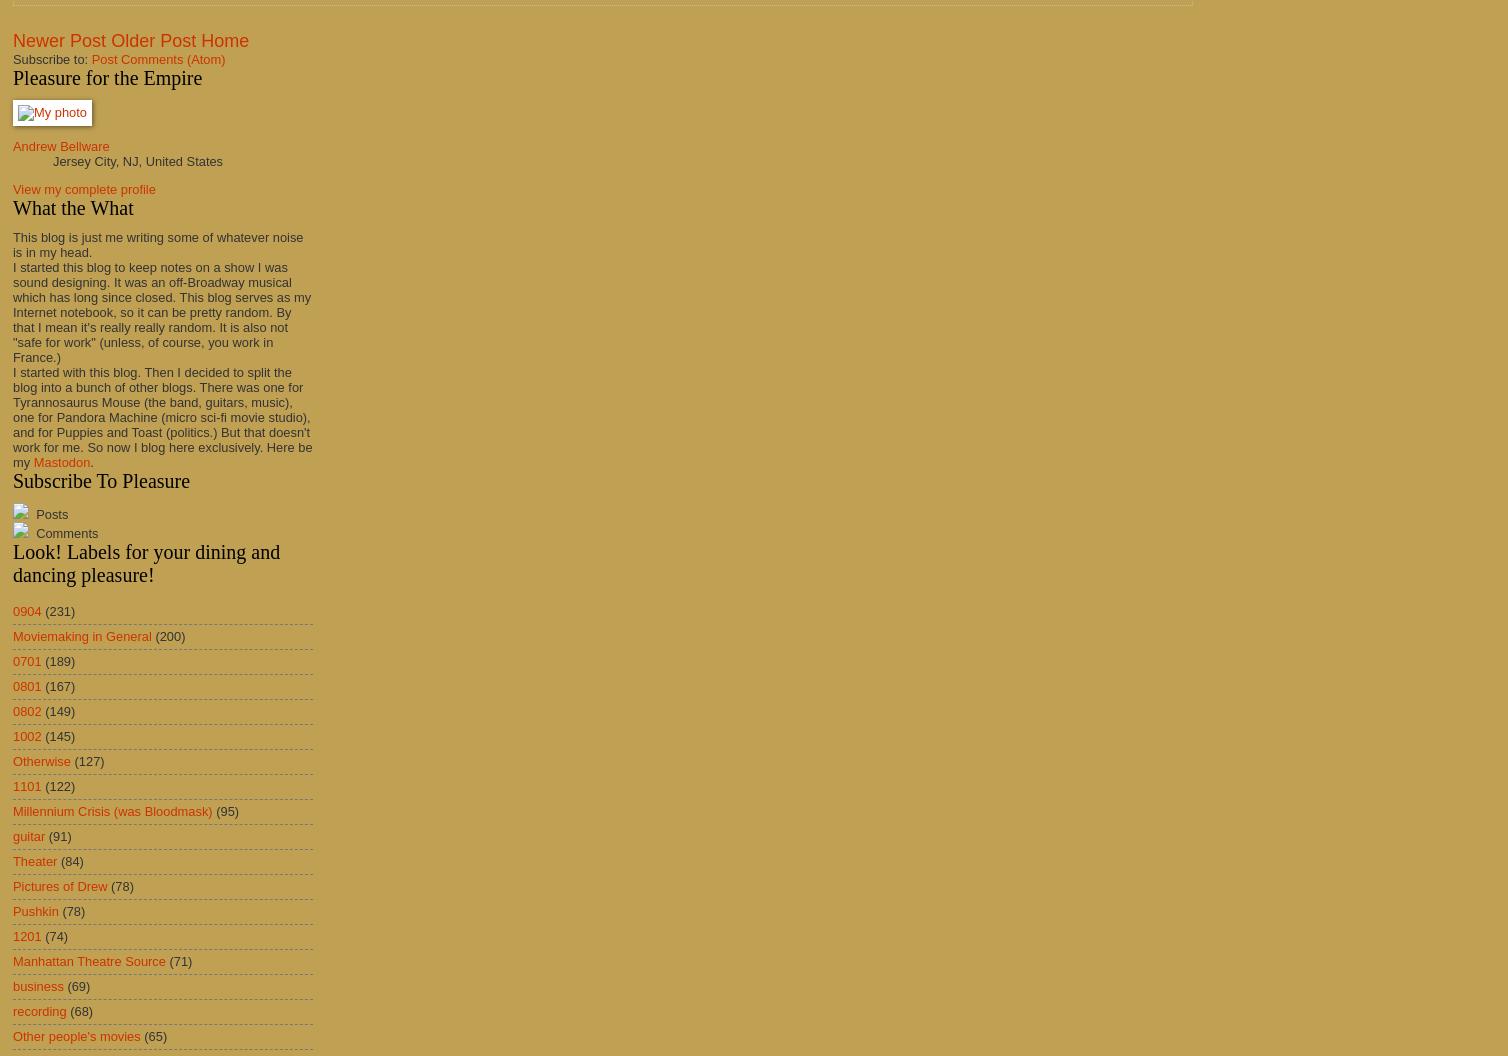 The height and width of the screenshot is (1056, 1508). What do you see at coordinates (81, 1010) in the screenshot?
I see `'(68)'` at bounding box center [81, 1010].